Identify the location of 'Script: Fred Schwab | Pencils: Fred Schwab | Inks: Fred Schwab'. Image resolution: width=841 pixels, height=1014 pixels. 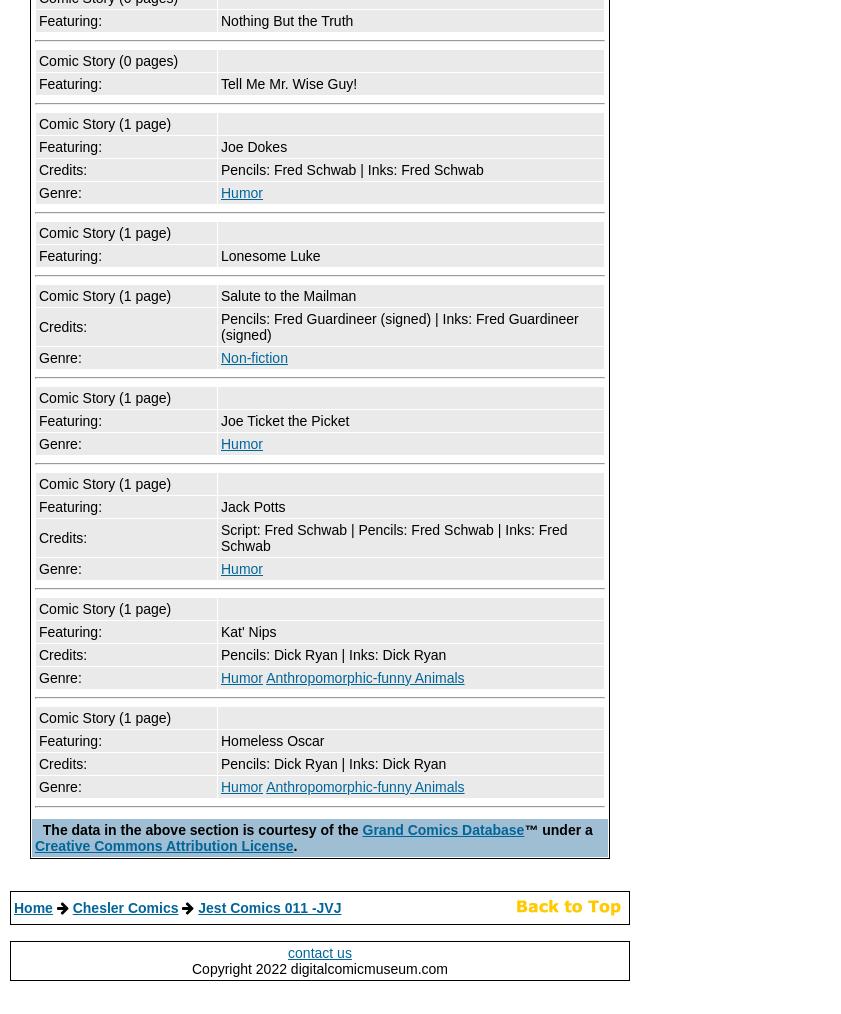
(393, 537).